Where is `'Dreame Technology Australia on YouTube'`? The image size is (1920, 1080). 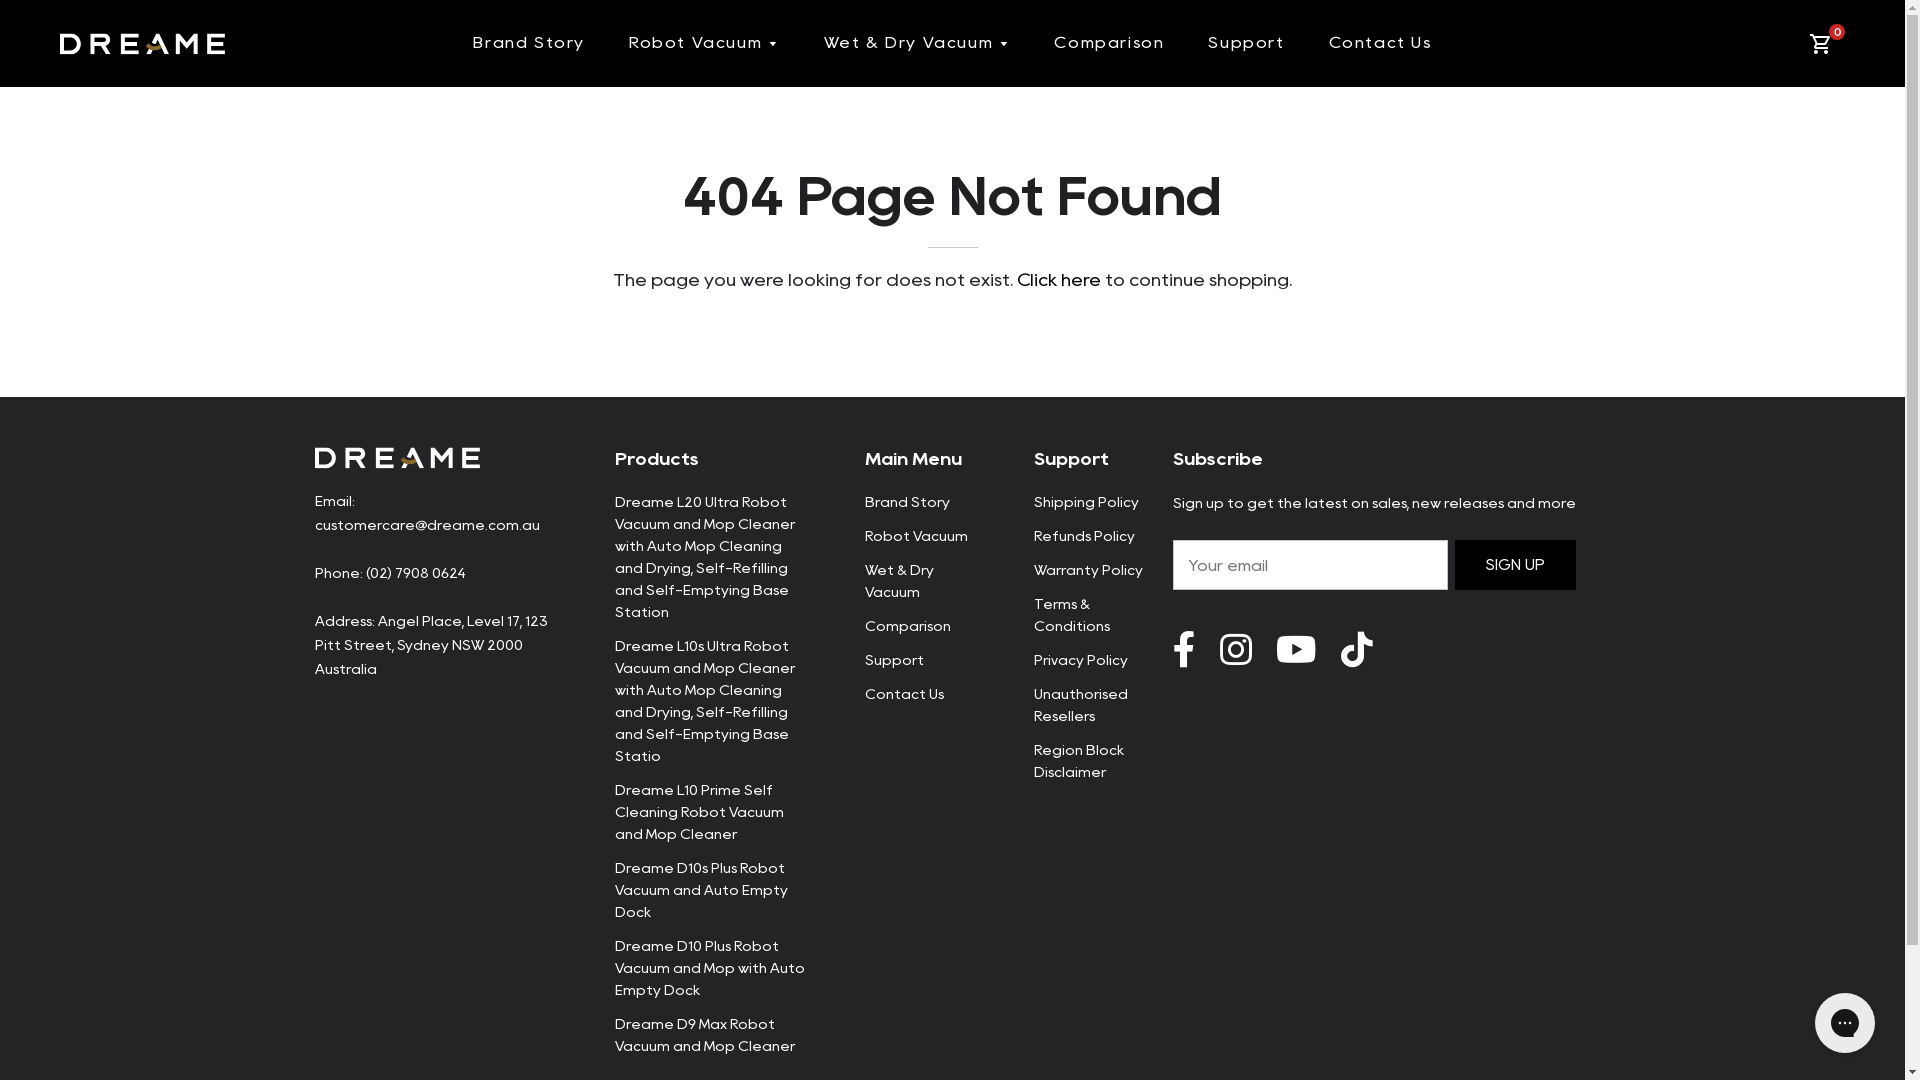
'Dreame Technology Australia on YouTube' is located at coordinates (1296, 650).